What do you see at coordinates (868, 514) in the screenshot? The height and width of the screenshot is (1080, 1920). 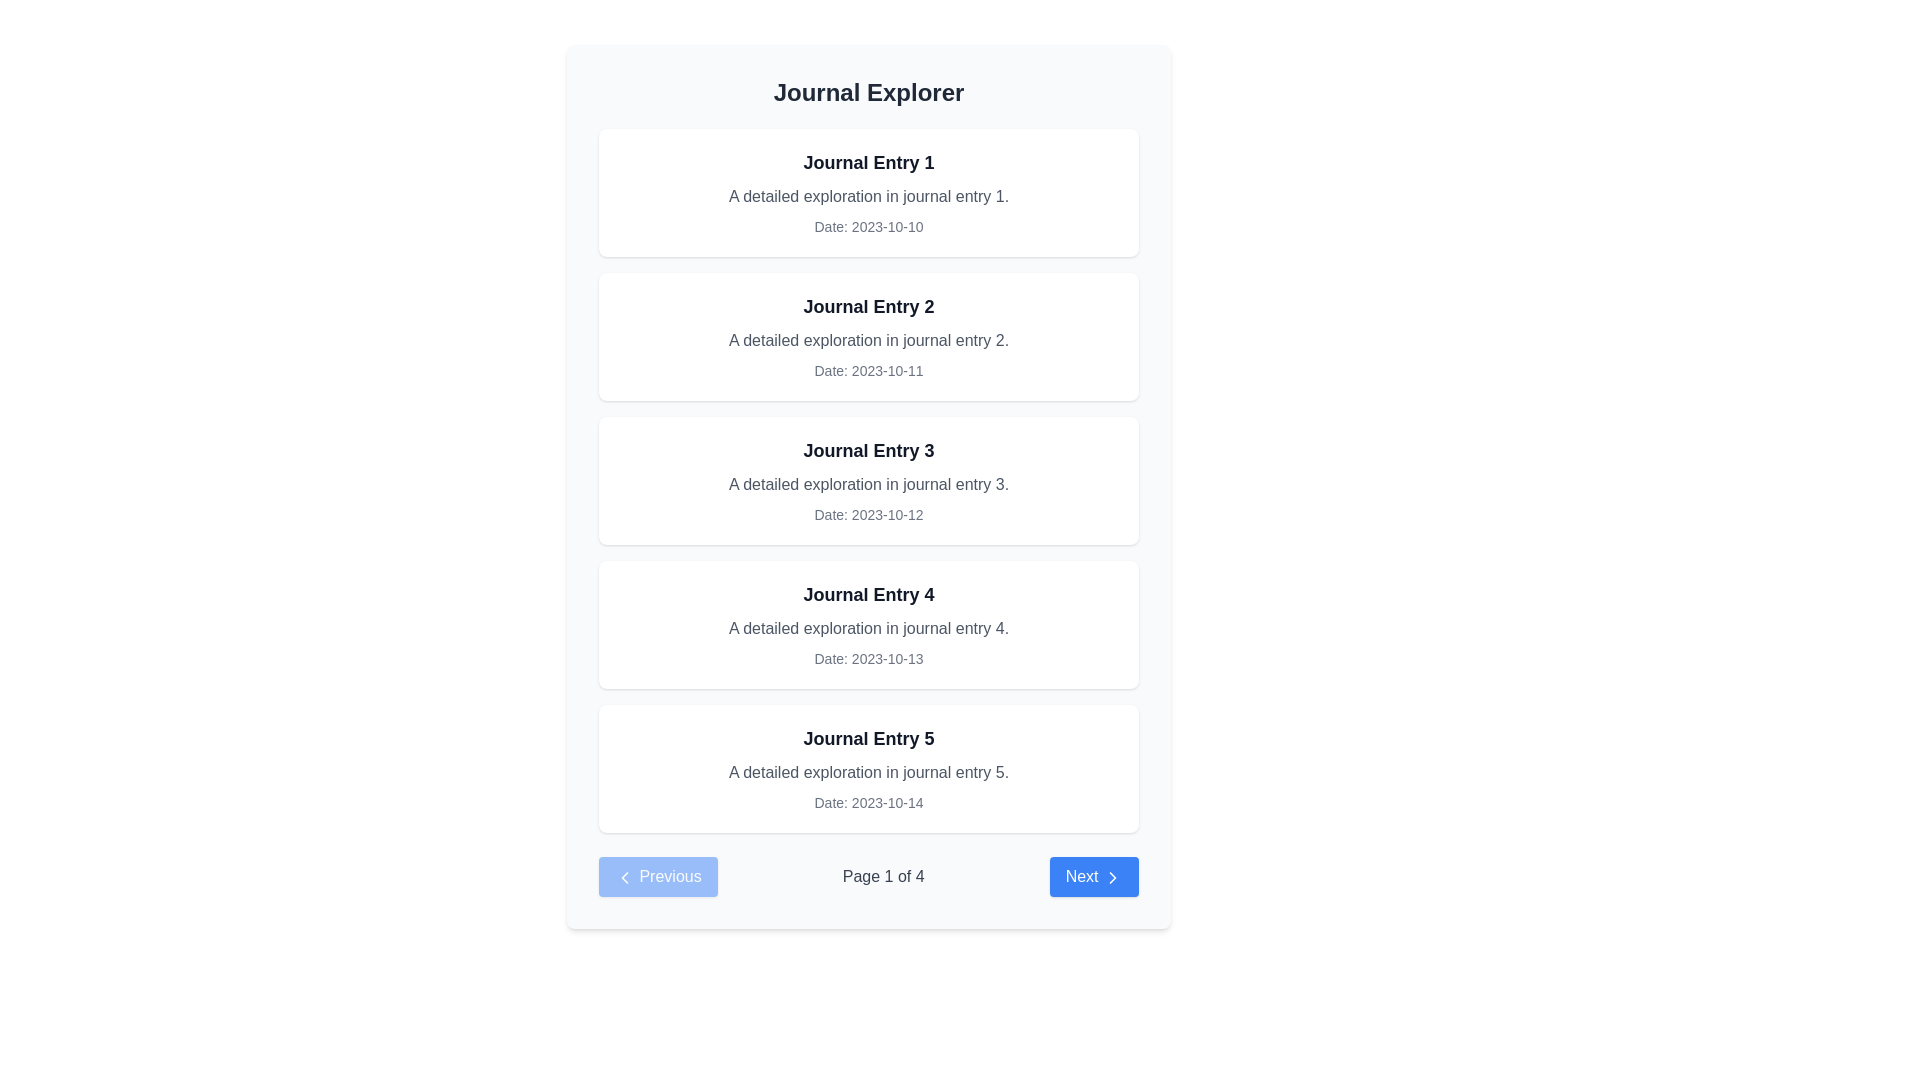 I see `the static text label displaying 'Date: 2023-10-12', which is styled with a small font and gray color, located at the bottom of 'Journal Entry 3'` at bounding box center [868, 514].